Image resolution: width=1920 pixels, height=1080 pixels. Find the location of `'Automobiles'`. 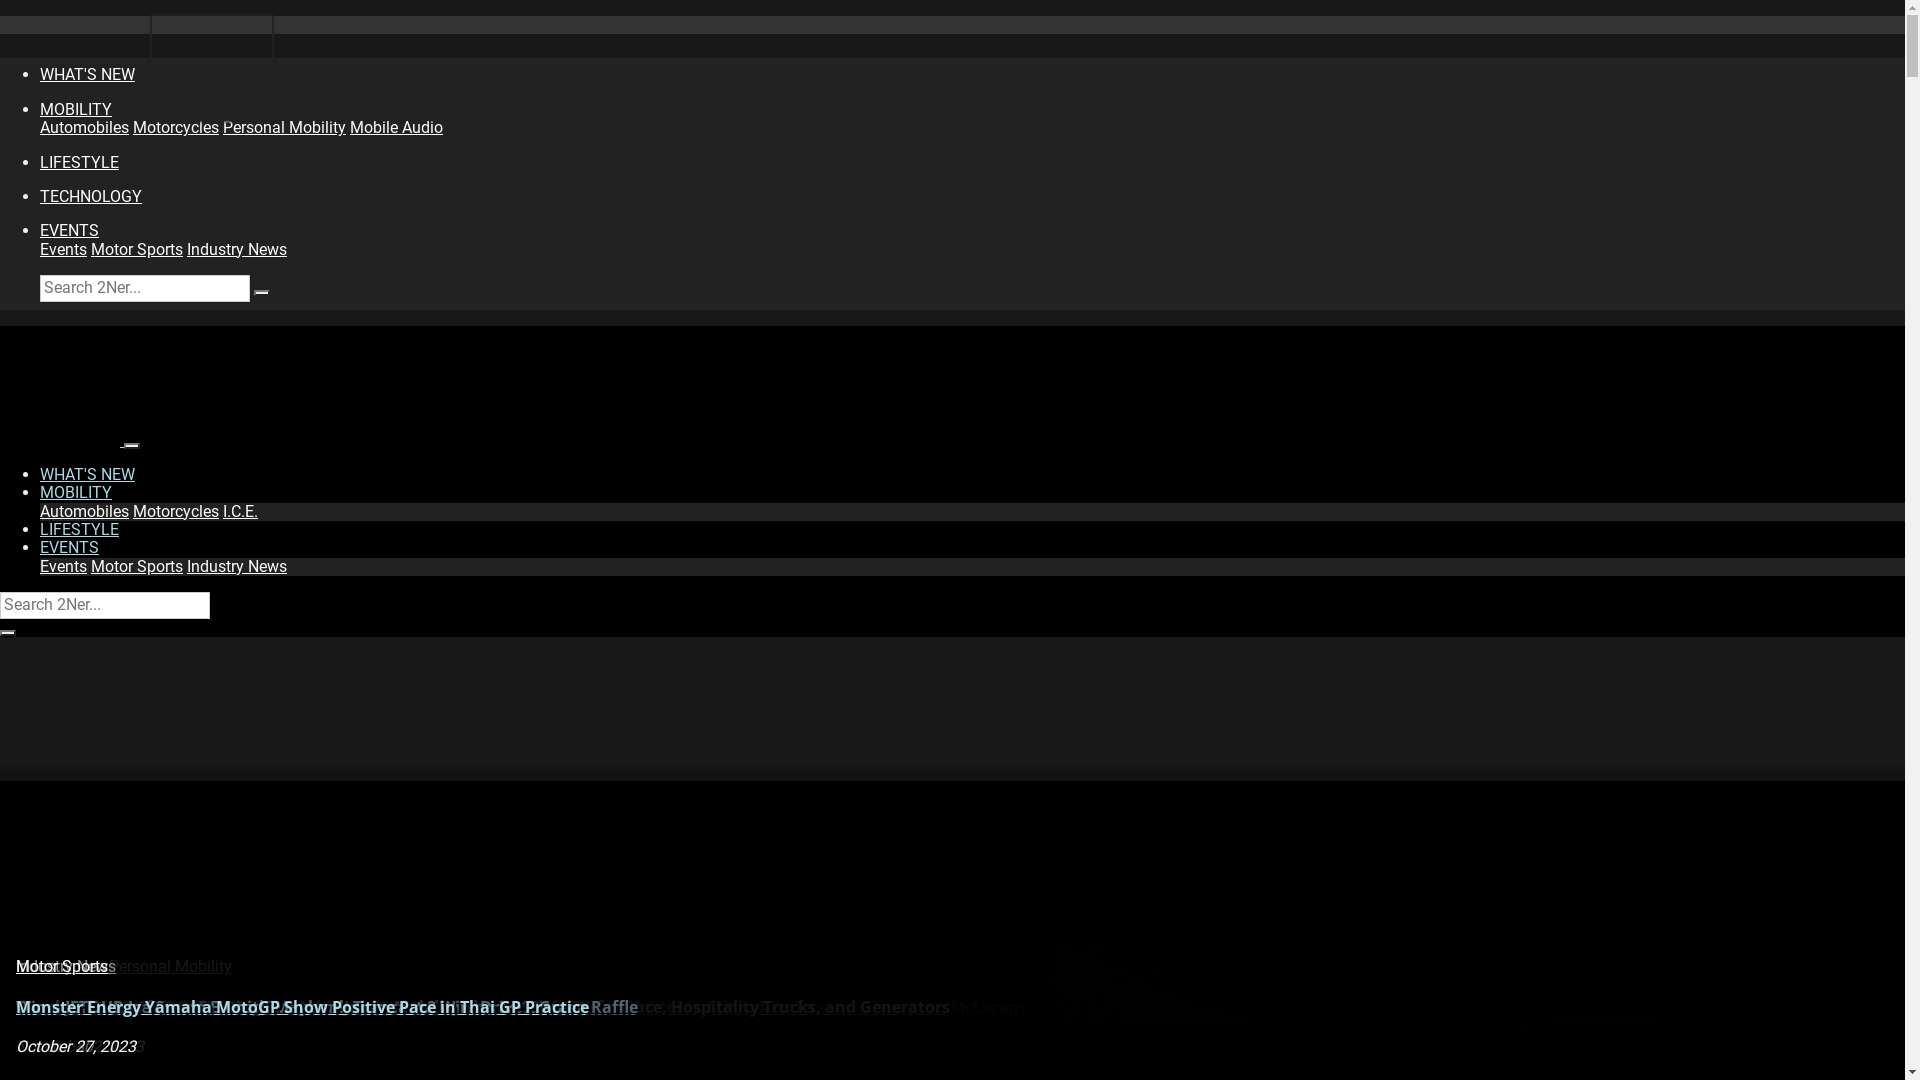

'Automobiles' is located at coordinates (83, 510).